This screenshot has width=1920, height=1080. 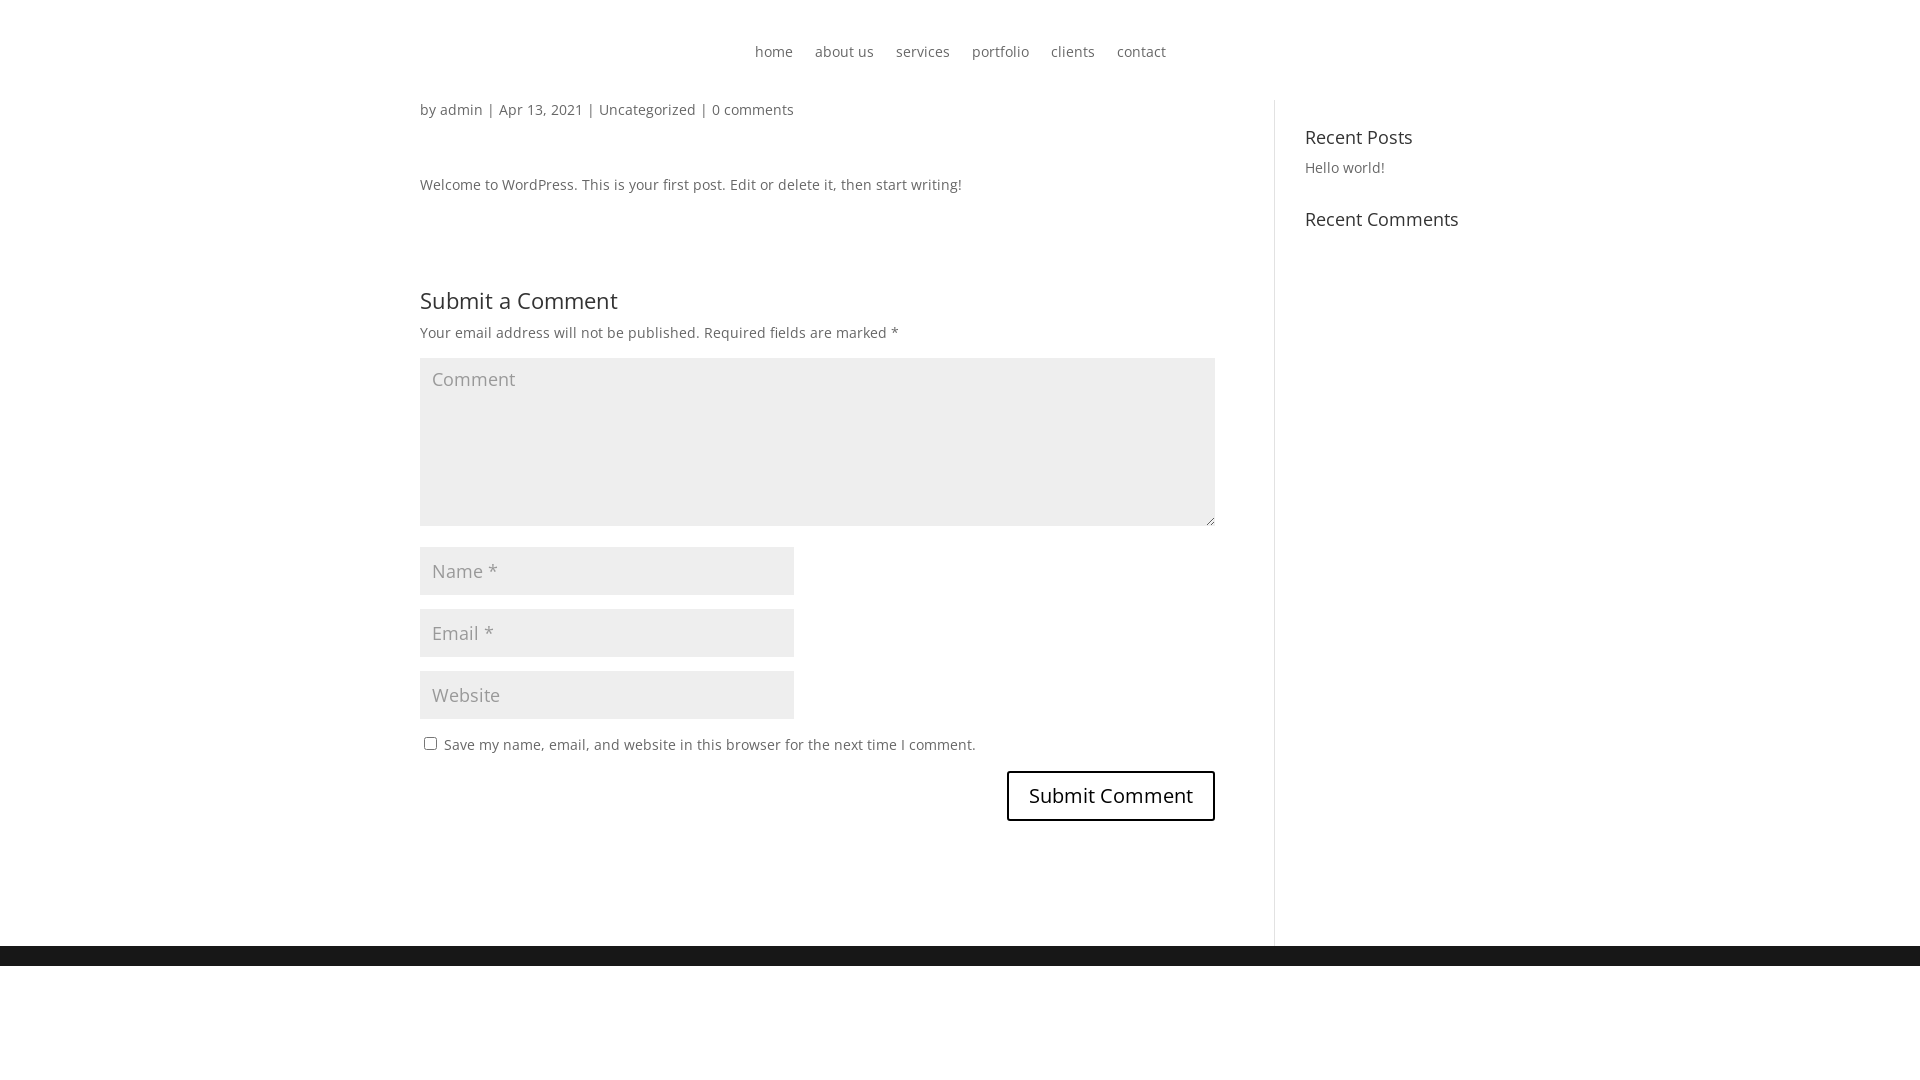 I want to click on '0 comments', so click(x=752, y=109).